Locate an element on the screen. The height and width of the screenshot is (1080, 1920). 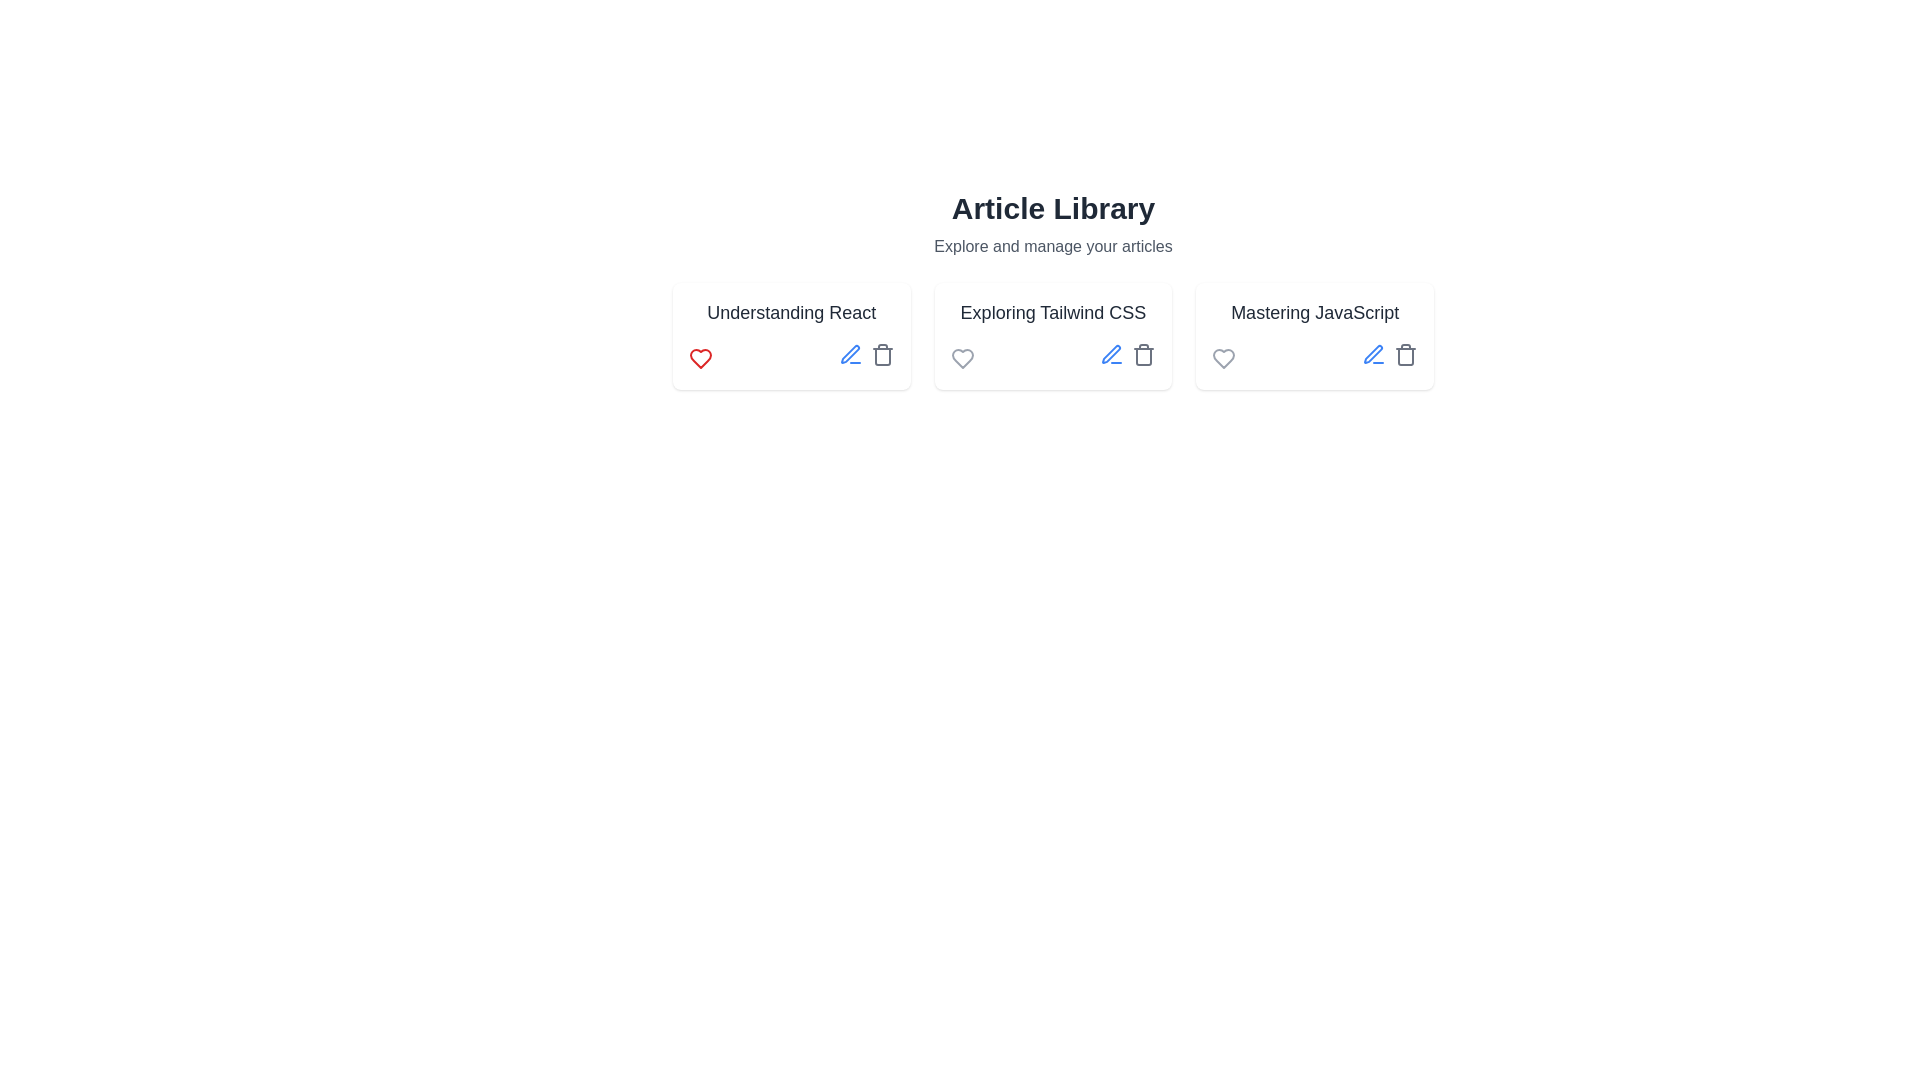
the heart-shaped icon located at the lower-left part of the 'Understanding React' card is located at coordinates (700, 357).